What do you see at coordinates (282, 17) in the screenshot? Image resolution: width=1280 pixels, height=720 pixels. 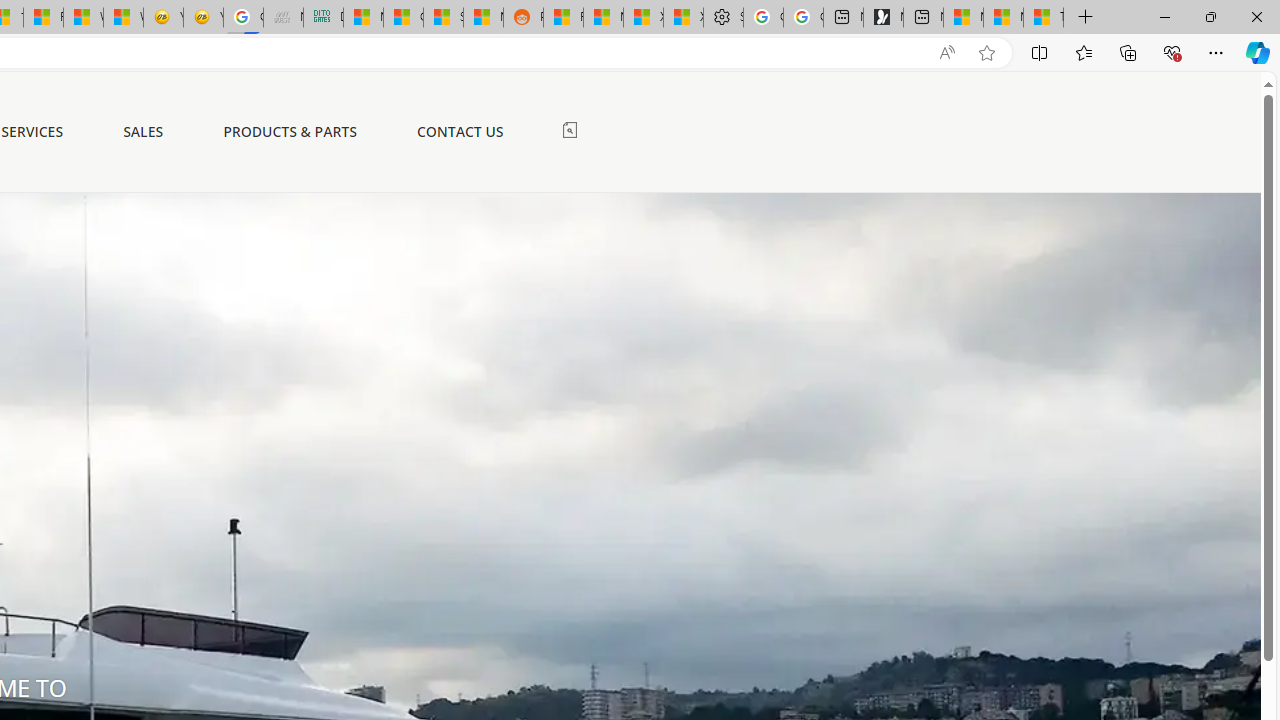 I see `'Navy Quest'` at bounding box center [282, 17].